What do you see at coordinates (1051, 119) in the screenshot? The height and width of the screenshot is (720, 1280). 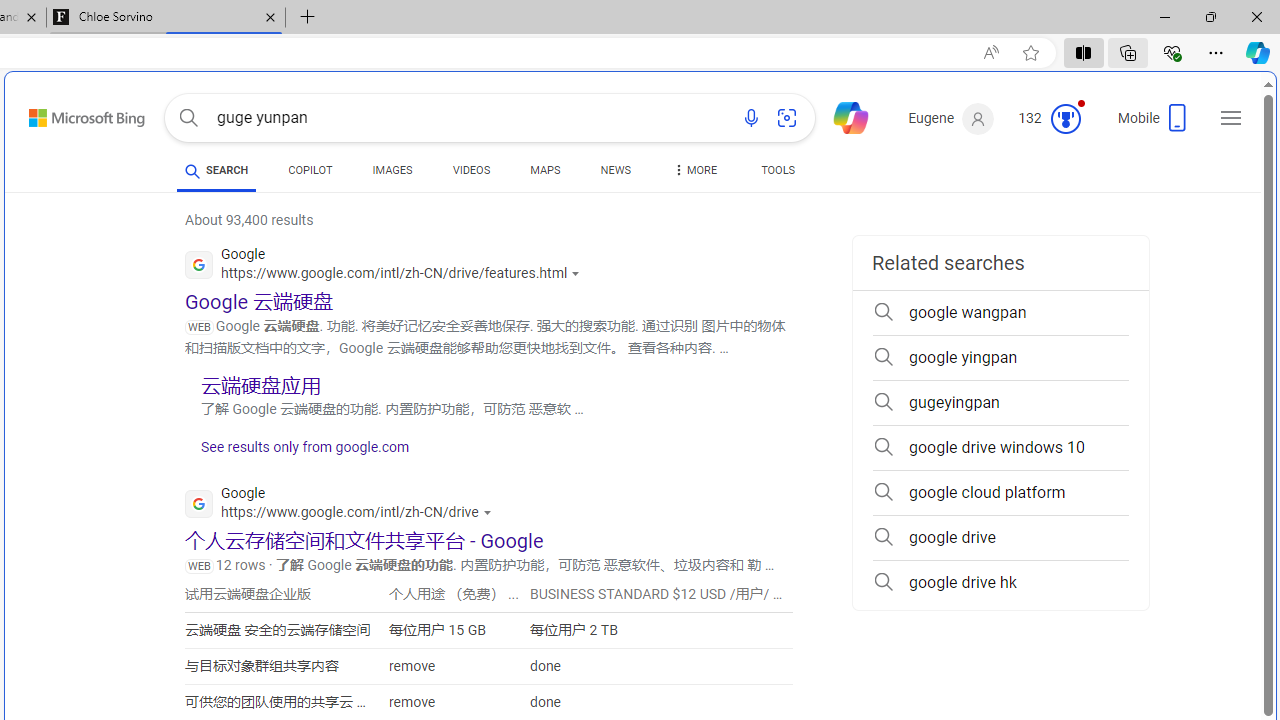 I see `'Microsoft Rewards 123'` at bounding box center [1051, 119].